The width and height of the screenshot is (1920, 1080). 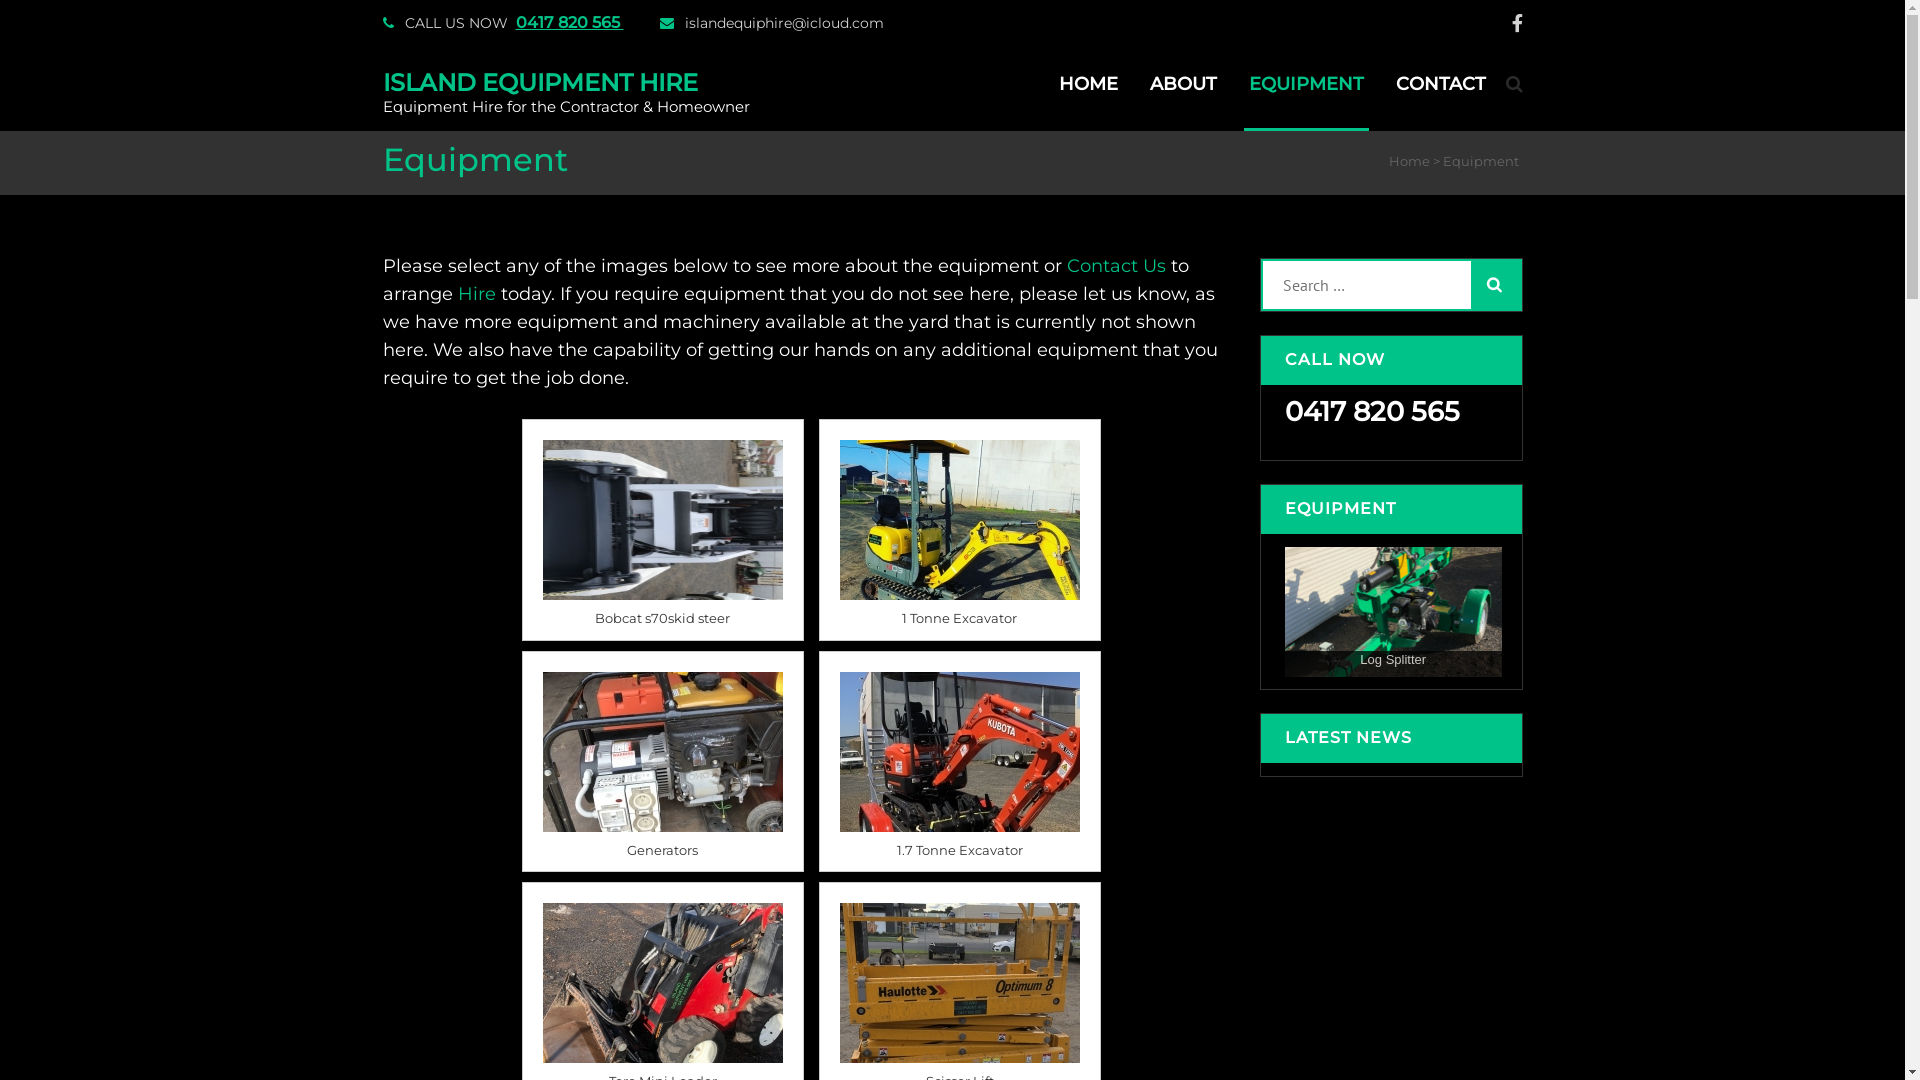 I want to click on '0417 820 565', so click(x=566, y=23).